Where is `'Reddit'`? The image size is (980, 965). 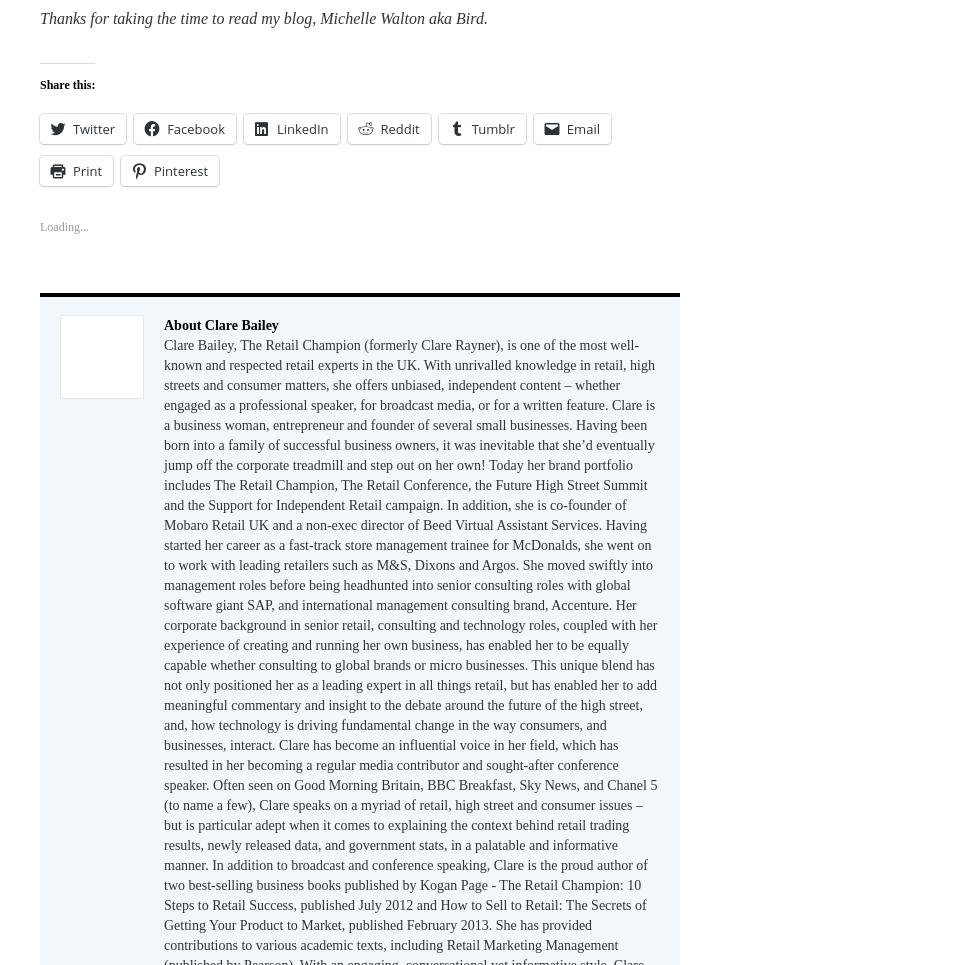
'Reddit' is located at coordinates (399, 127).